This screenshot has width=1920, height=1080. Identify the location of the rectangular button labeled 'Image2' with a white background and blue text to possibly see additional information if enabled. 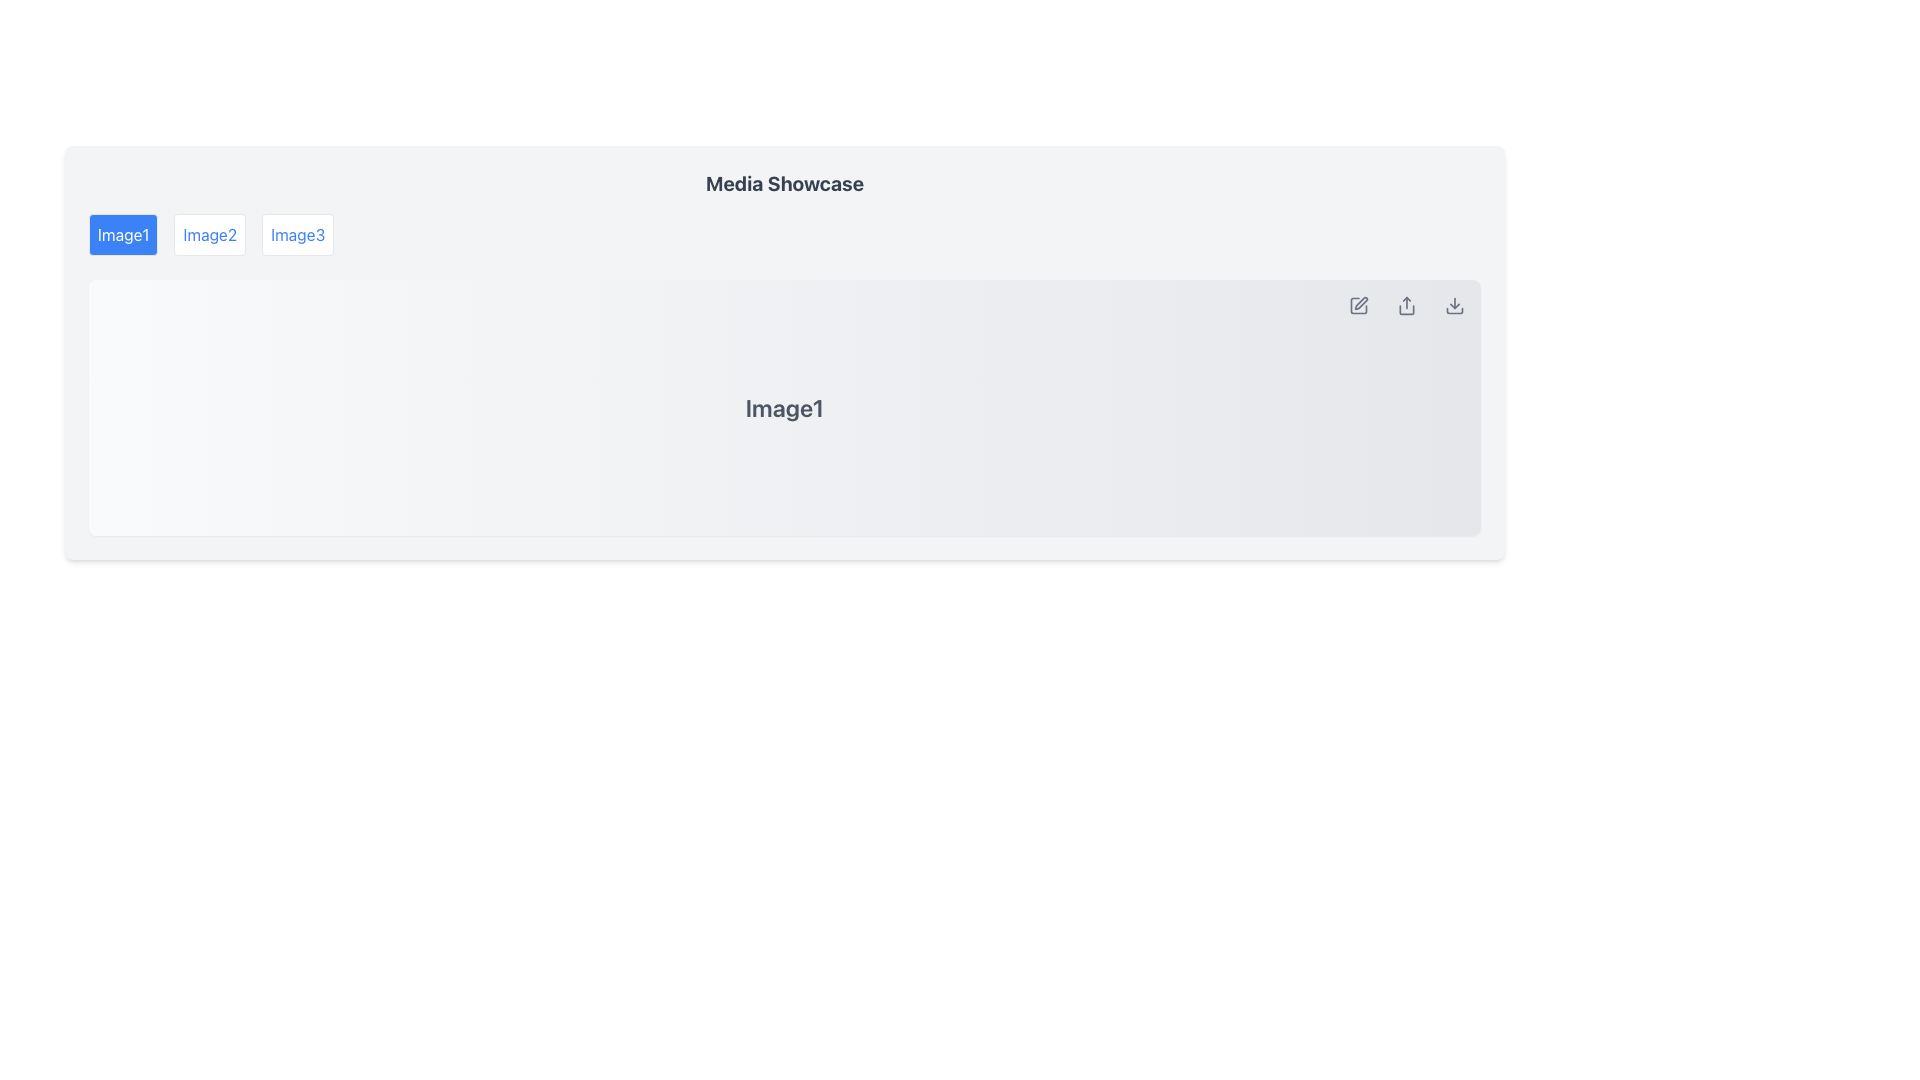
(210, 234).